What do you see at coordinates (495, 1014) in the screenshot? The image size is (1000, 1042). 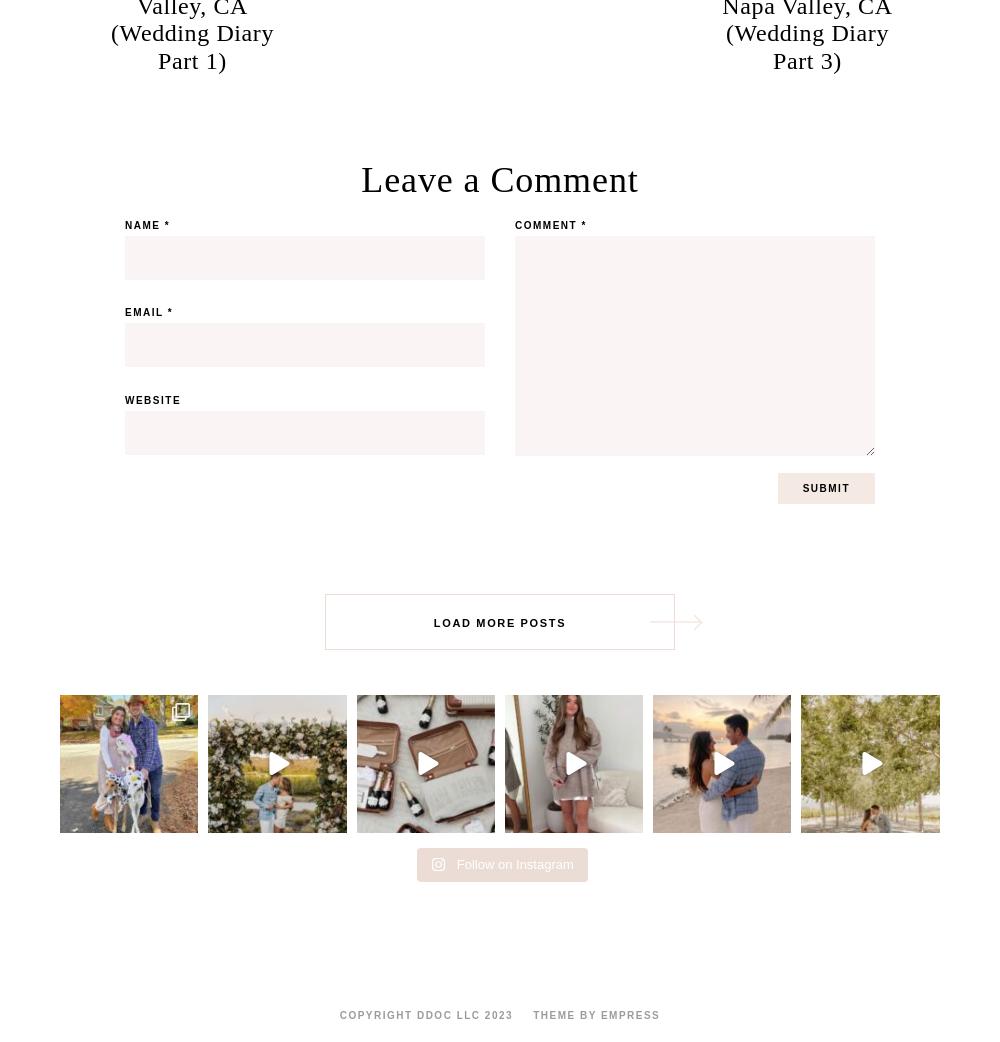 I see `'2023'` at bounding box center [495, 1014].